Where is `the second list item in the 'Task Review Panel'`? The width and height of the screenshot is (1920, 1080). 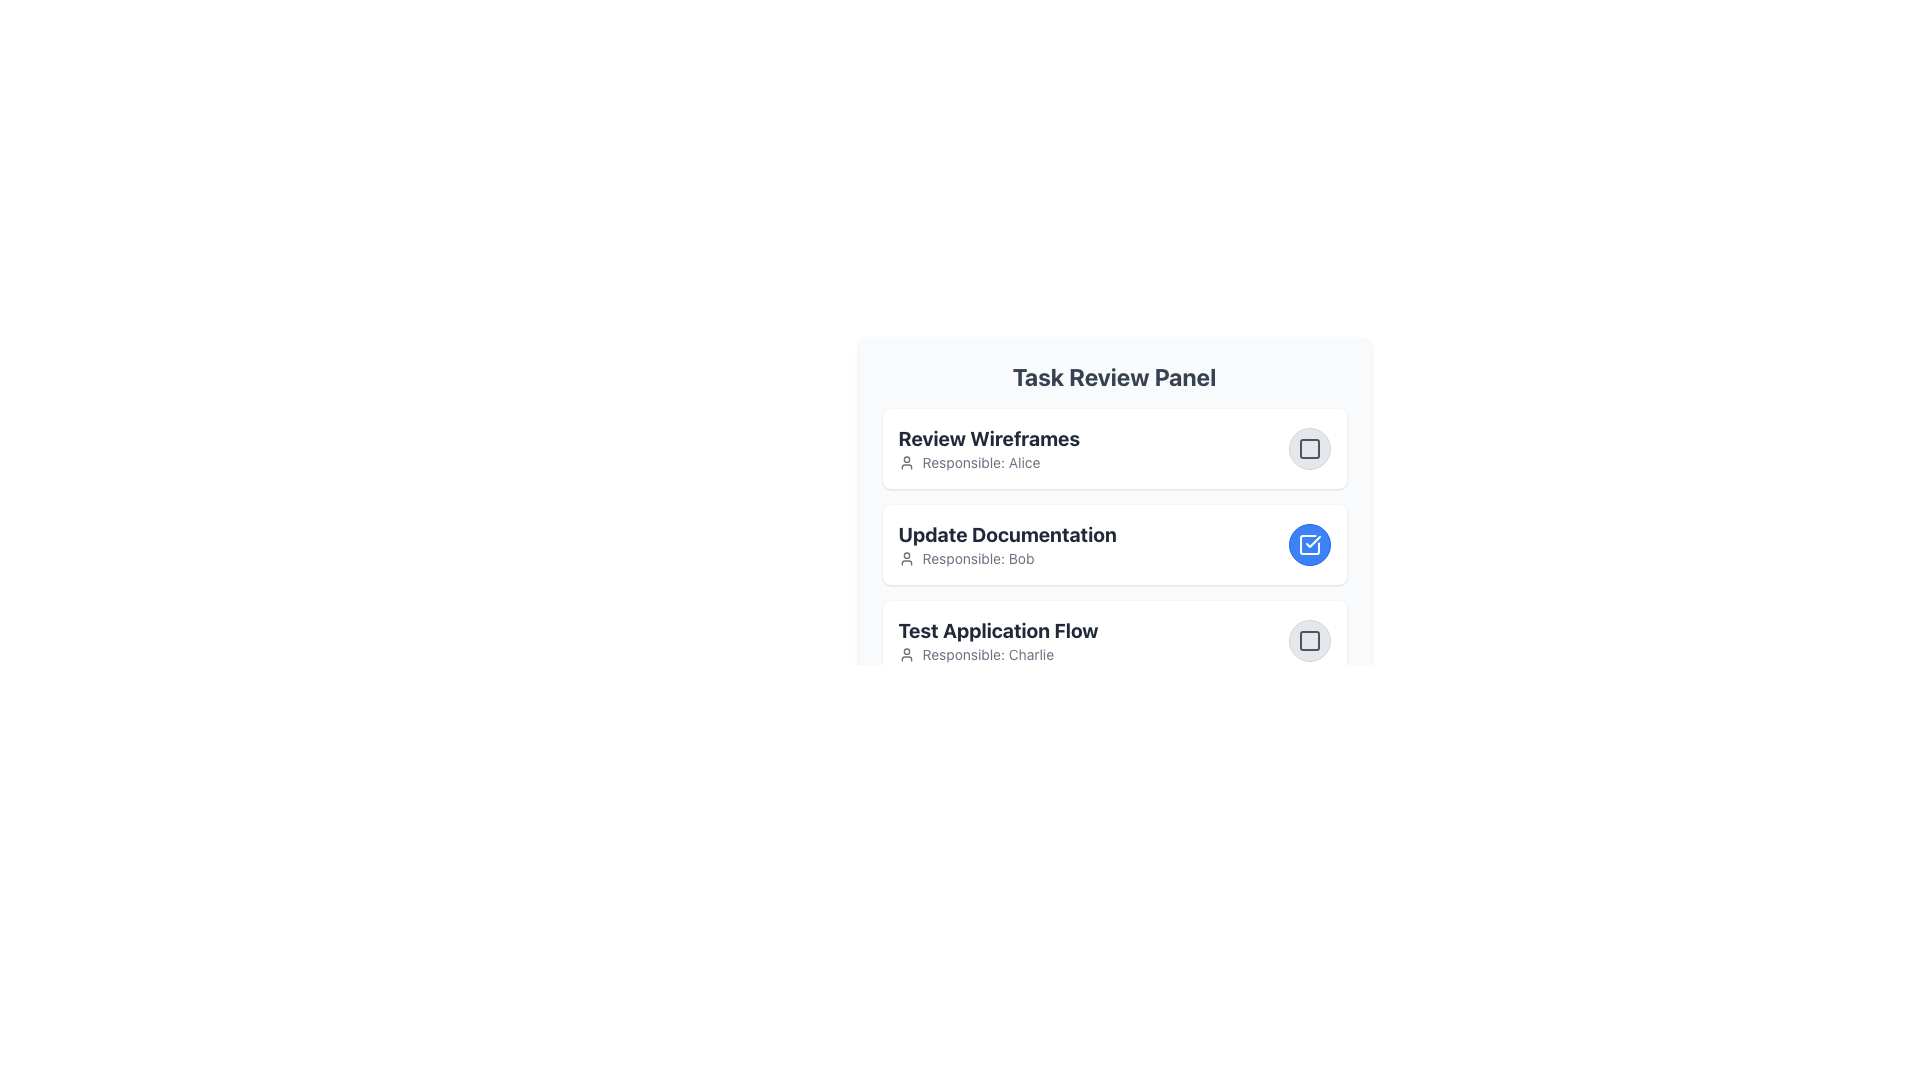
the second list item in the 'Task Review Panel' is located at coordinates (1113, 544).